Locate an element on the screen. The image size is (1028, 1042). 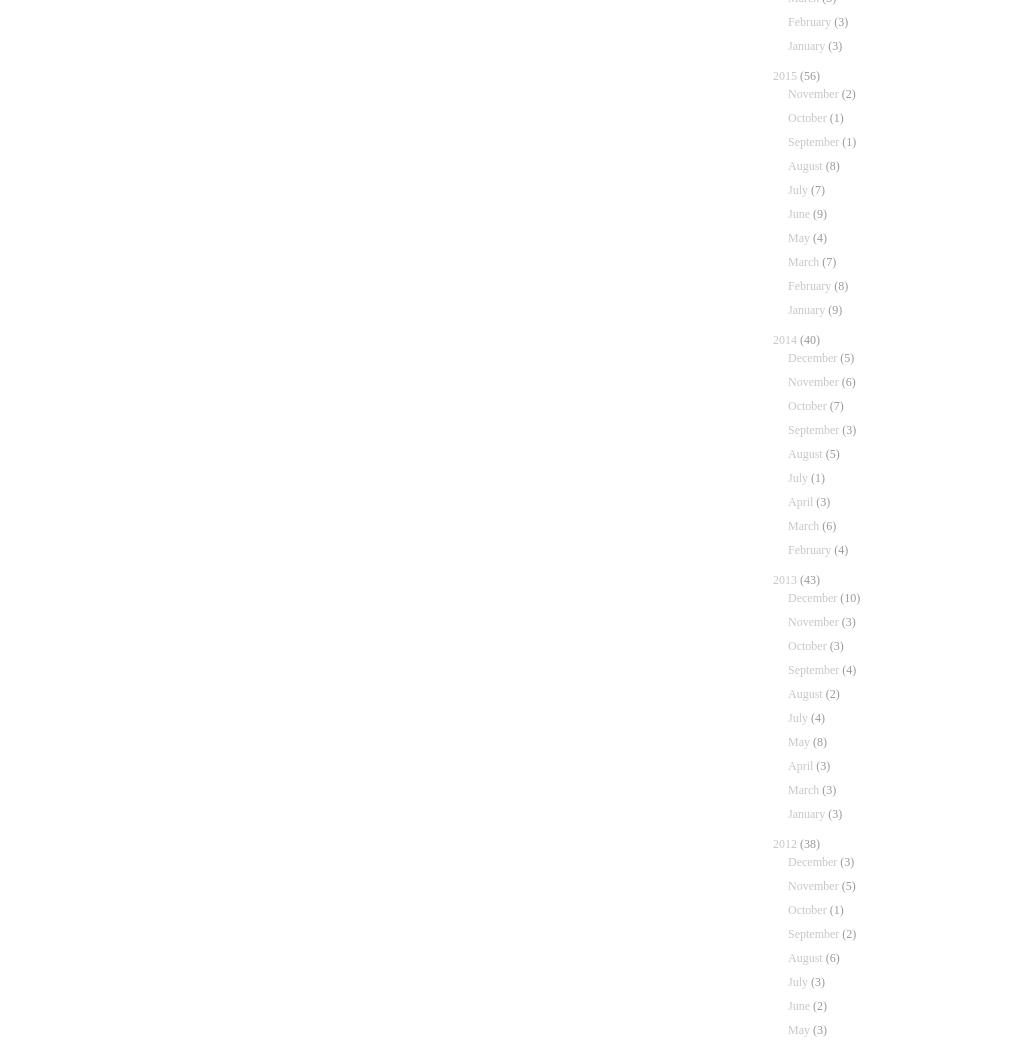
'(40)' is located at coordinates (809, 340).